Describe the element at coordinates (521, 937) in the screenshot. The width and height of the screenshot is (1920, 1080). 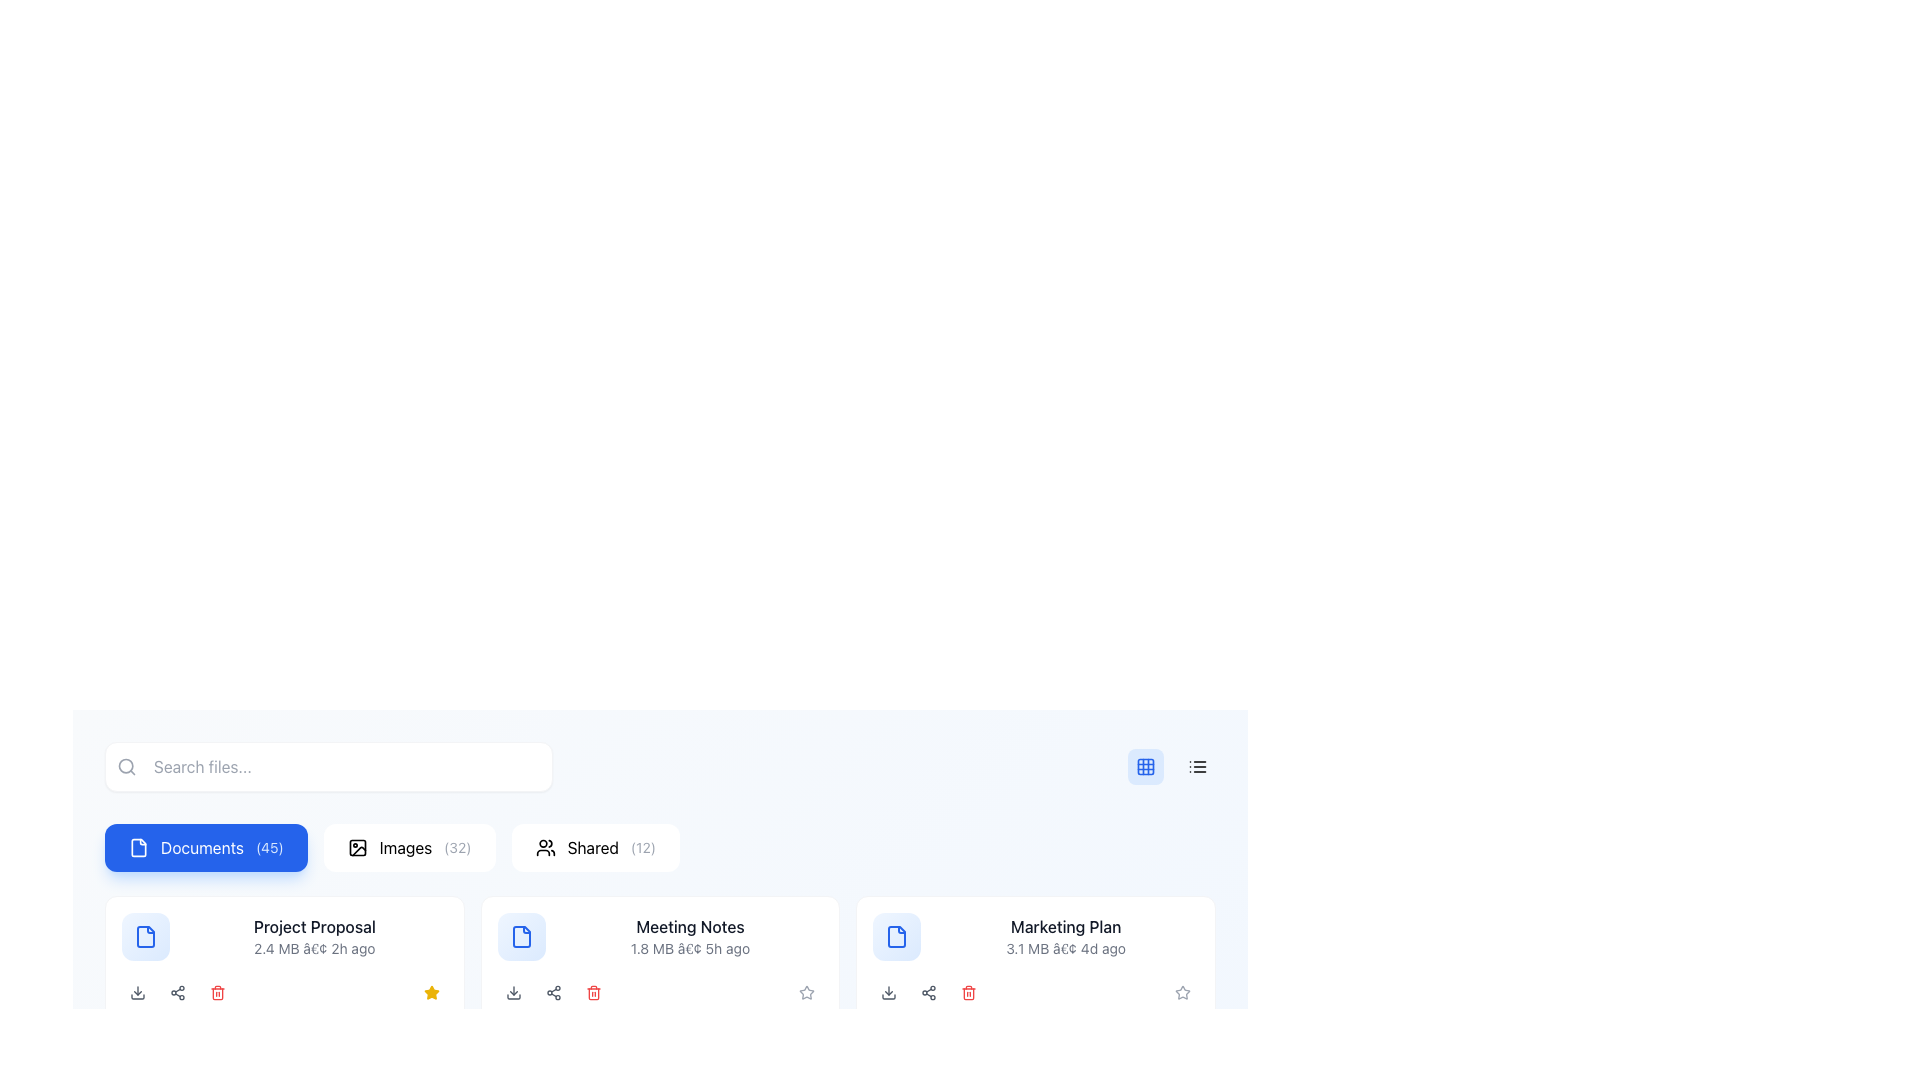
I see `the blue document icon in the 'Documents' section, which is part of the 'Project Proposal' card and is the leftmost icon within that card` at that location.